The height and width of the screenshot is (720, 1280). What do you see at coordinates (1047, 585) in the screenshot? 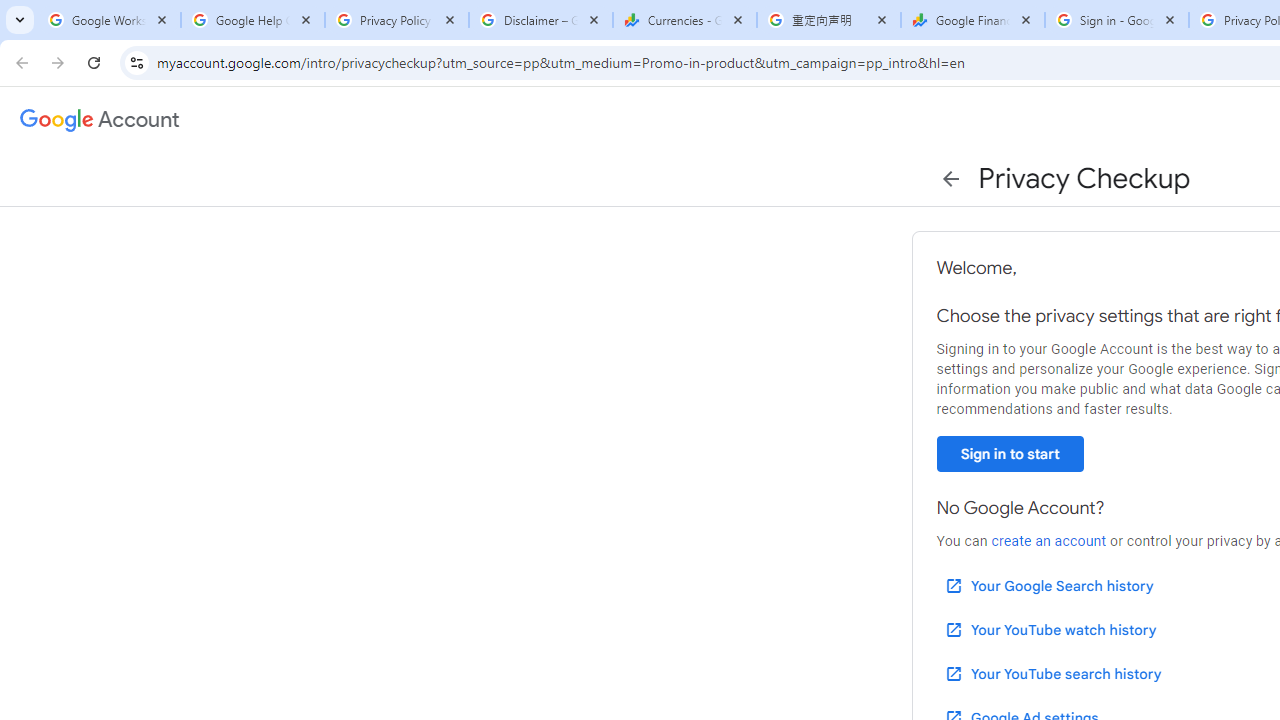
I see `'Your Google Search history'` at bounding box center [1047, 585].